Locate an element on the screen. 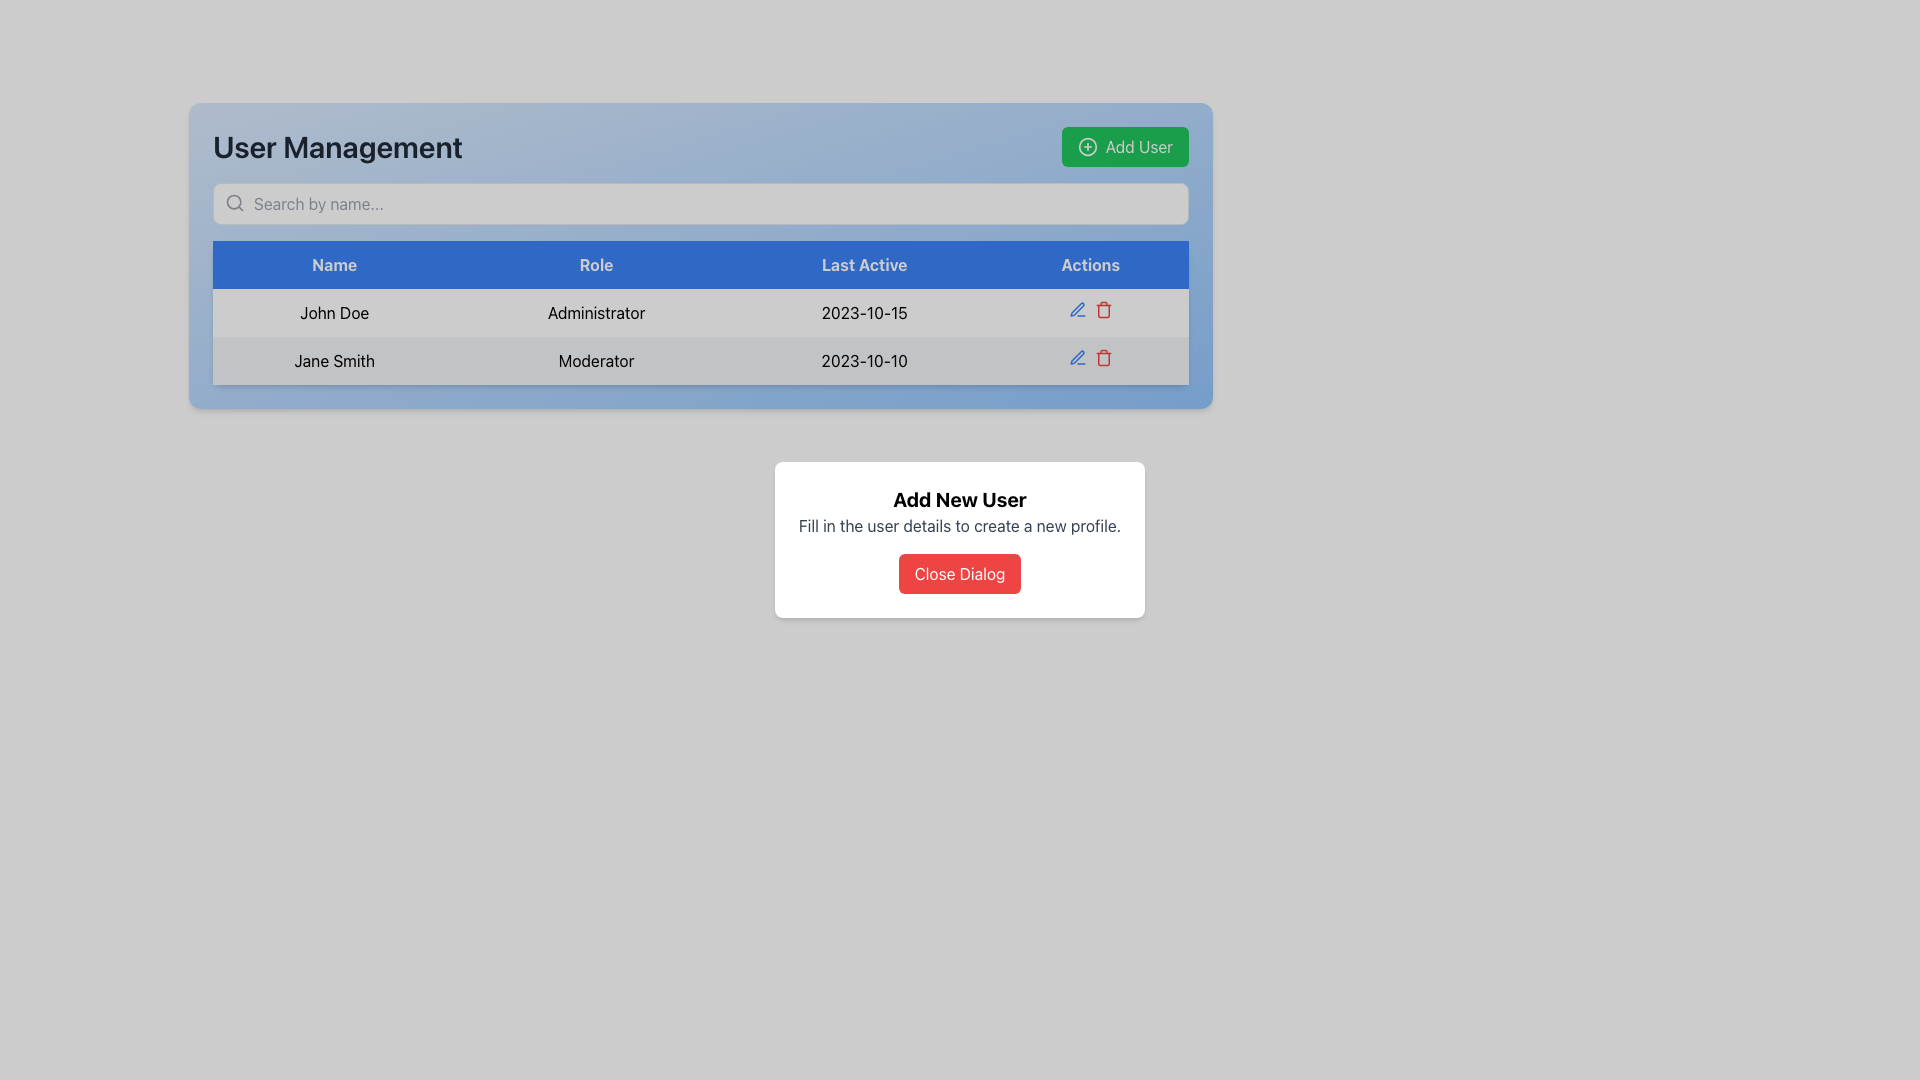 The image size is (1920, 1080). the non-interactive text label displaying the last active date for the user Jane Smith in the user management interface, located under the 'Last Active' header is located at coordinates (864, 361).